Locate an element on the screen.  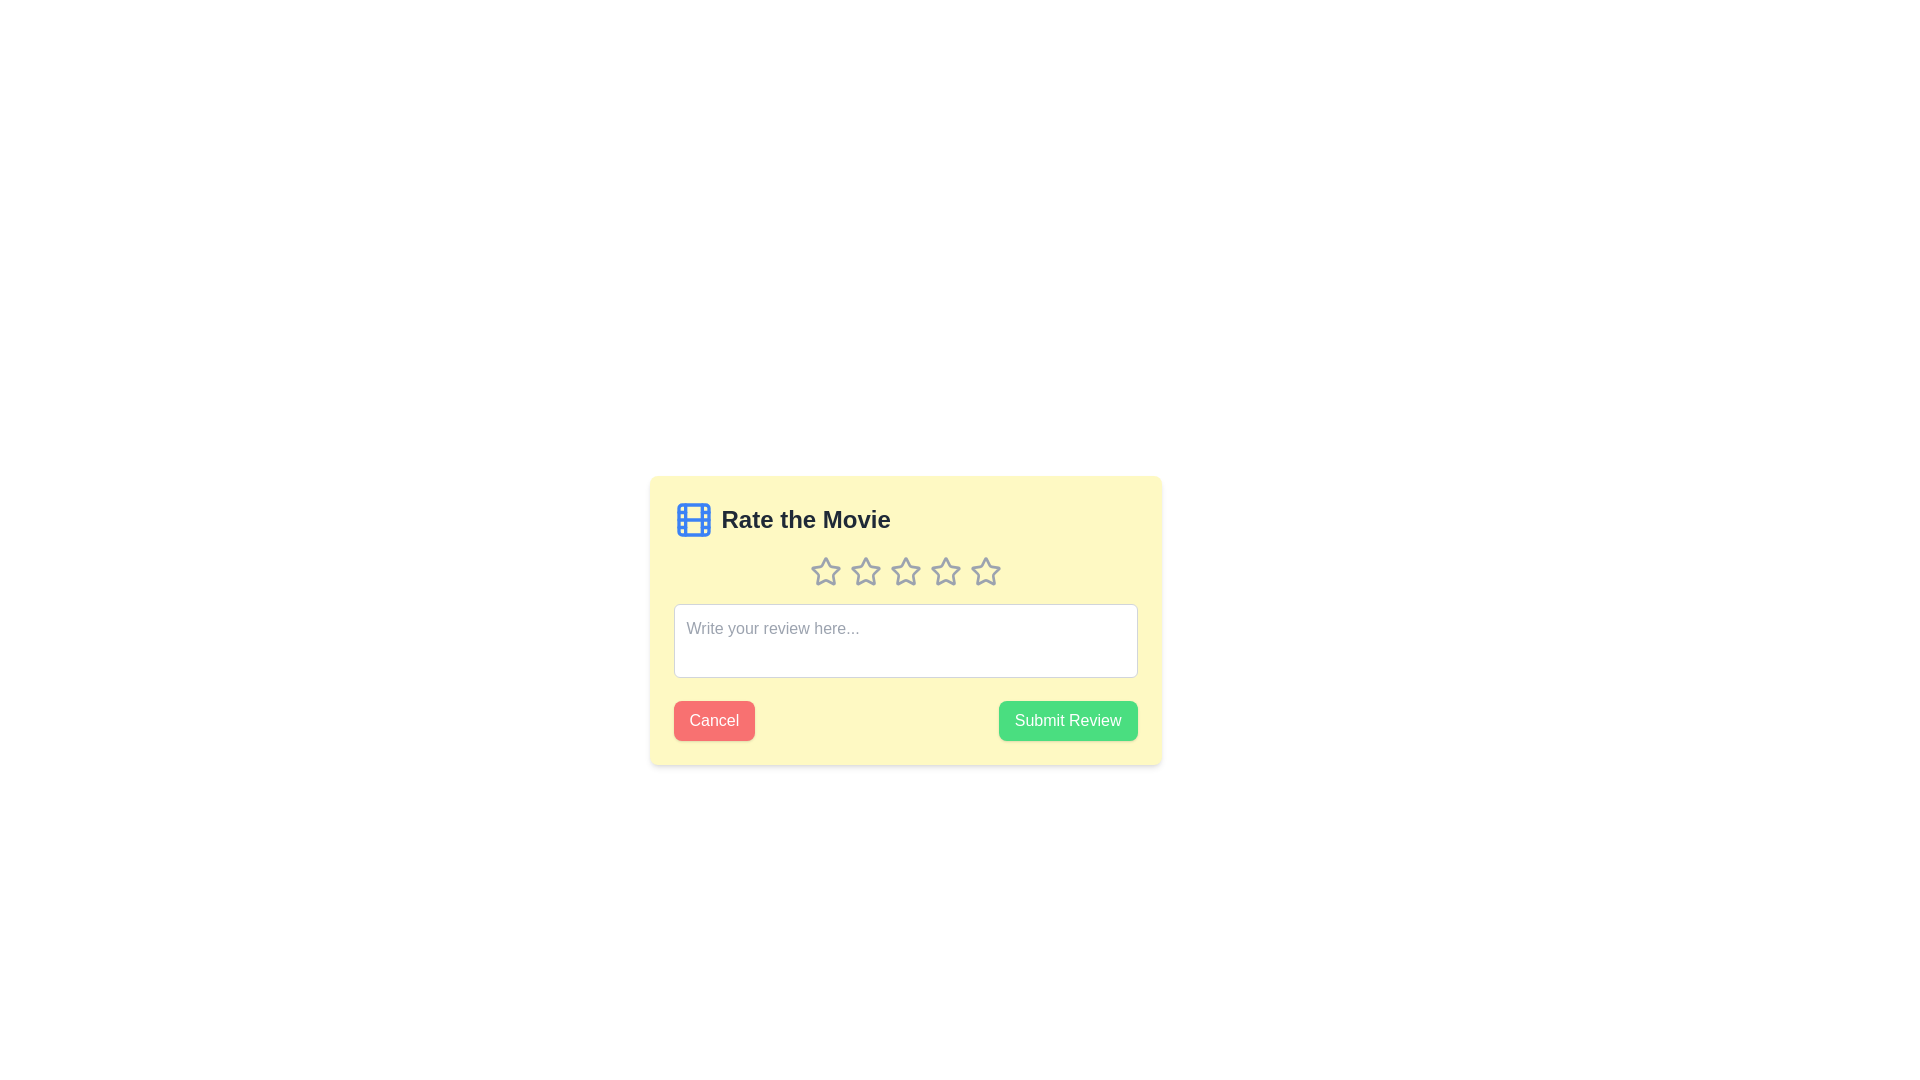
the vibrant green 'Submit Review' button located at the bottom right of the 'Rate the Movie' dialog box is located at coordinates (1067, 721).